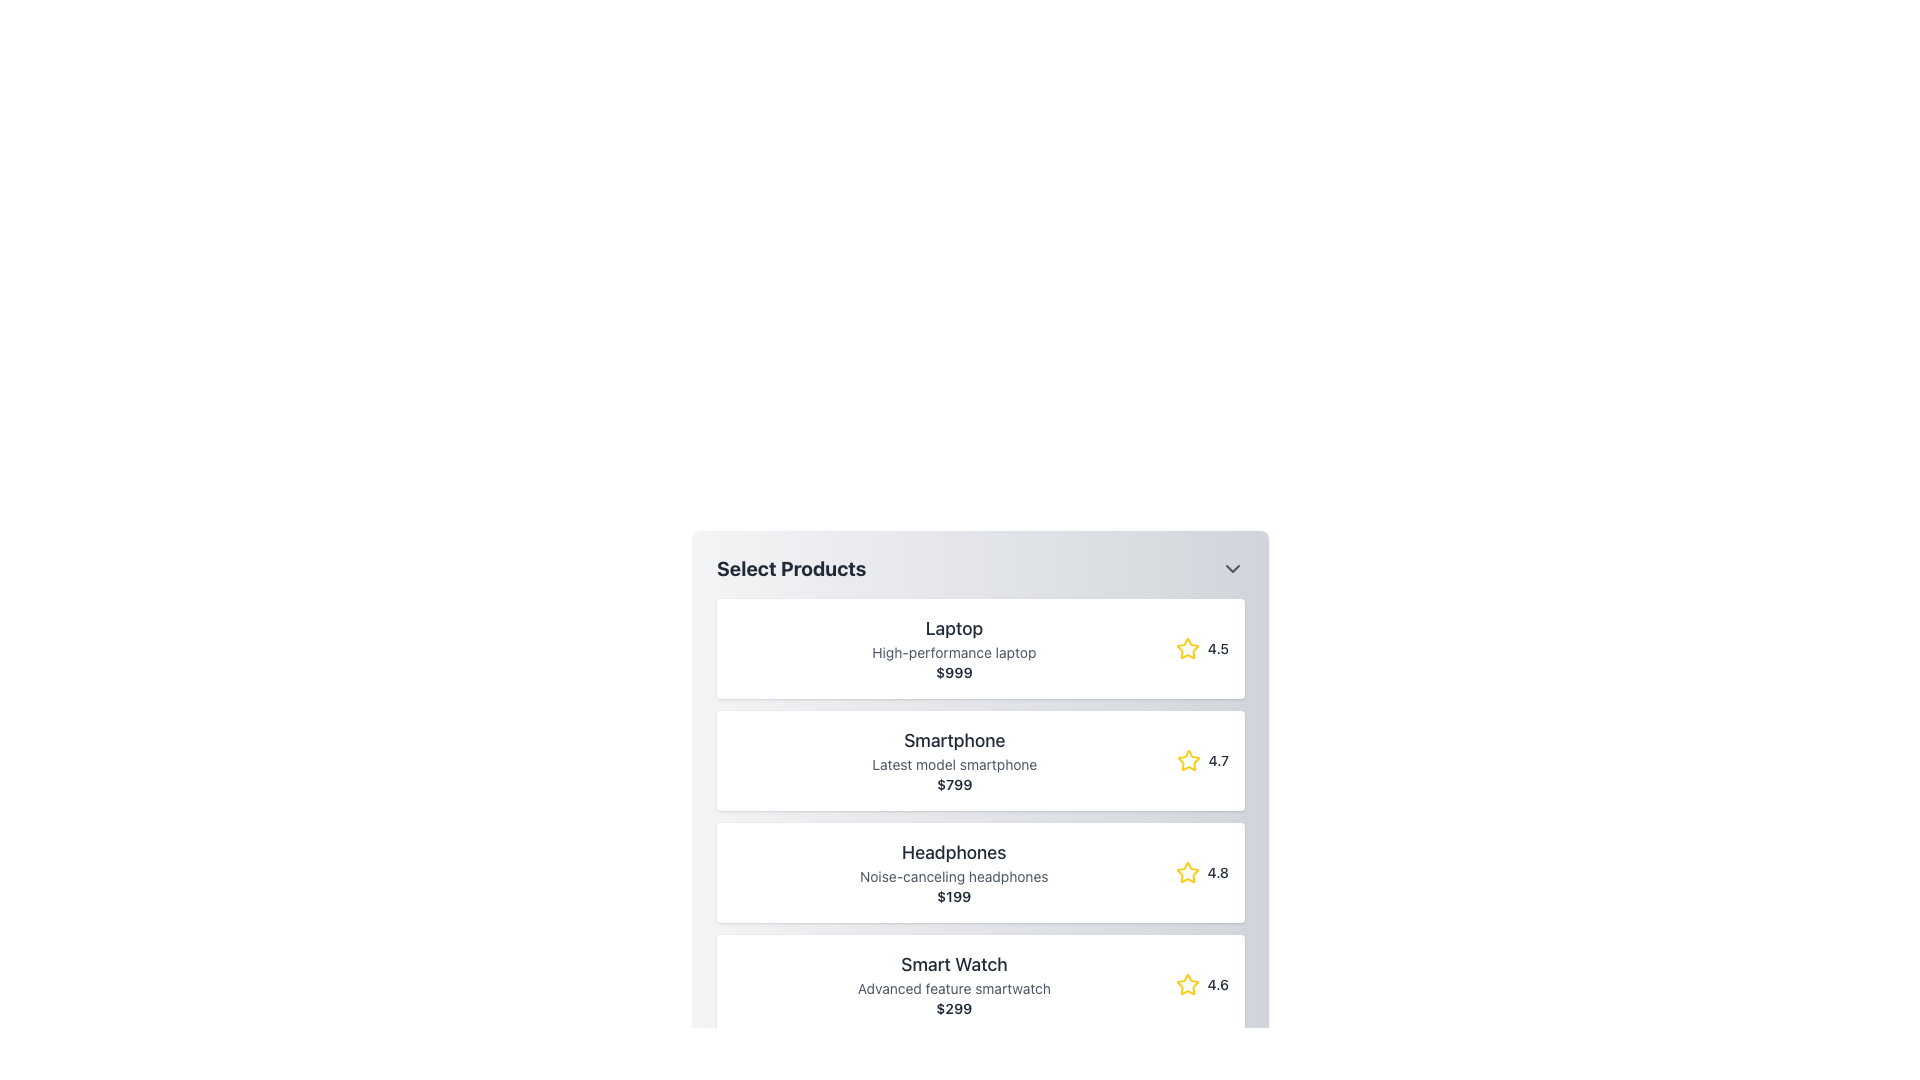 Image resolution: width=1920 pixels, height=1080 pixels. I want to click on the Dropdown Header labeled 'Select Products' by, so click(980, 569).